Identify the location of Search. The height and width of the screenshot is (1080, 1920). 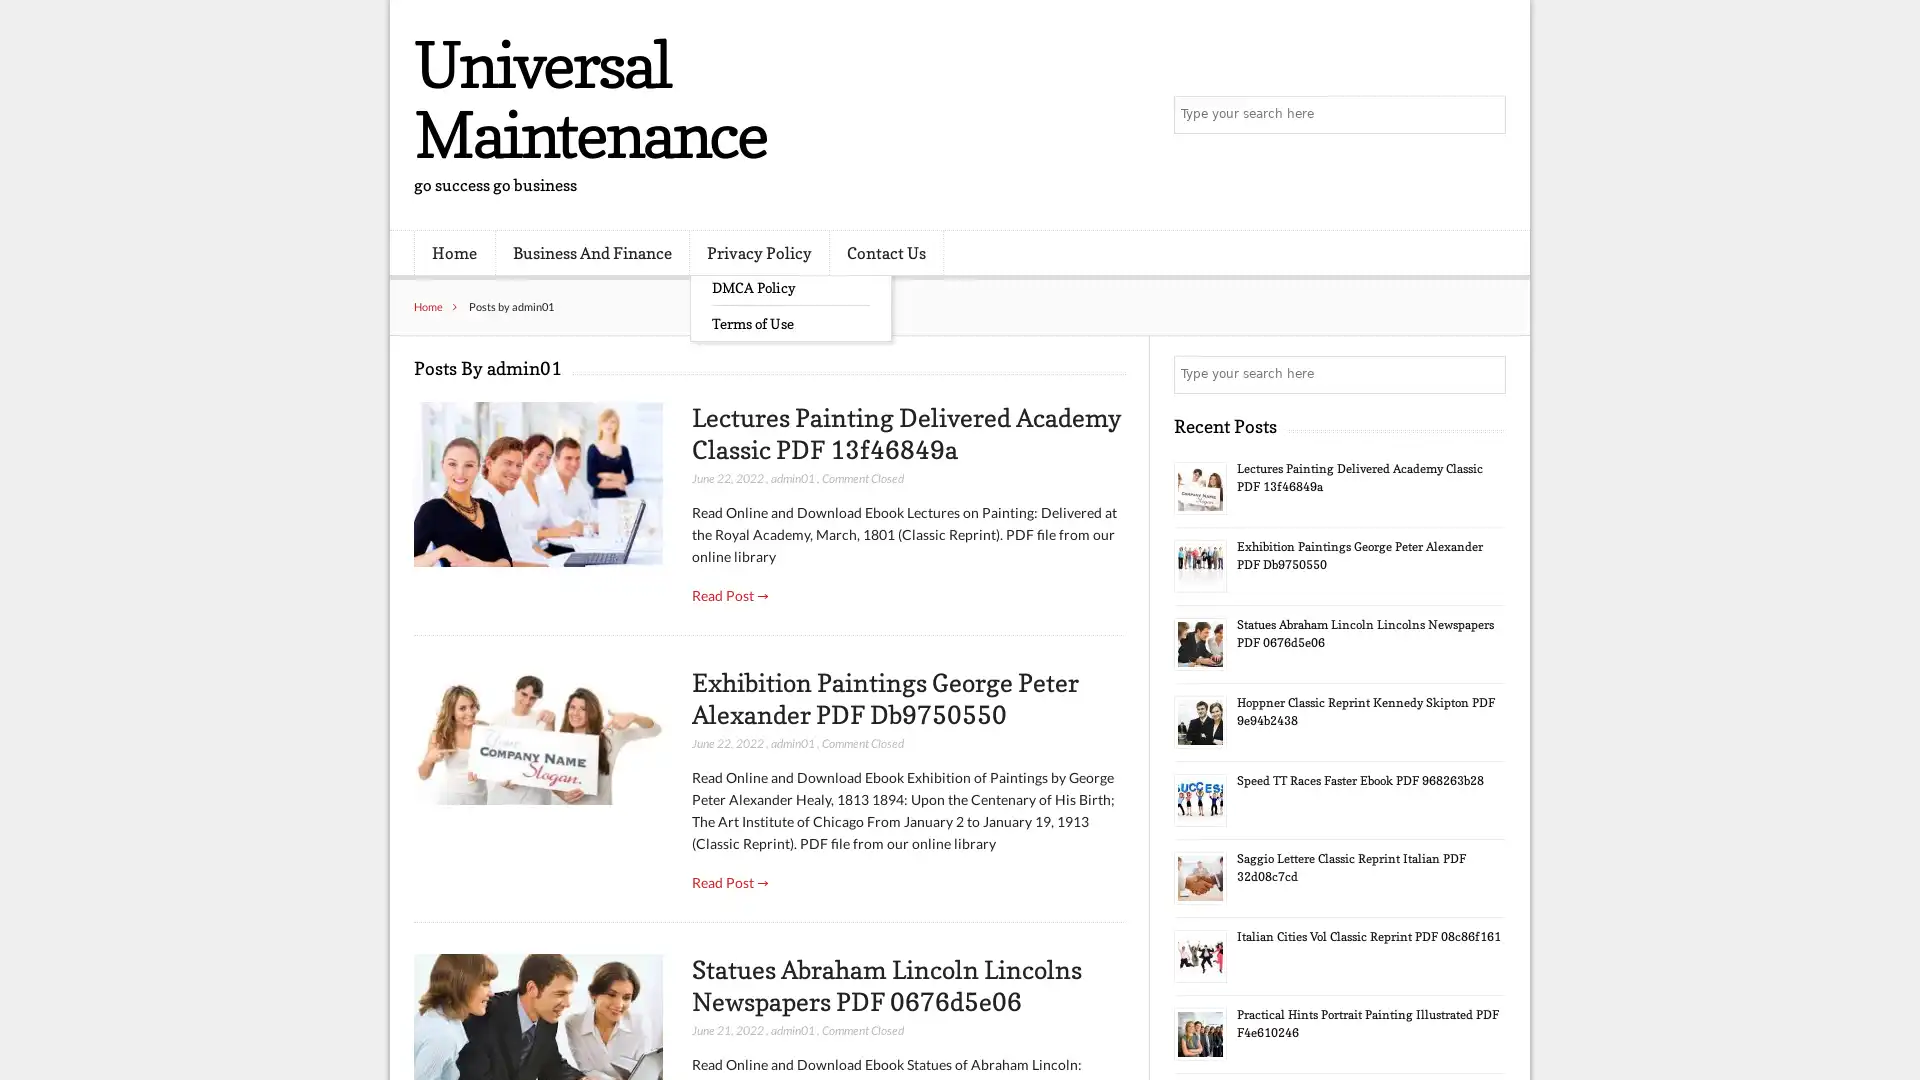
(1485, 115).